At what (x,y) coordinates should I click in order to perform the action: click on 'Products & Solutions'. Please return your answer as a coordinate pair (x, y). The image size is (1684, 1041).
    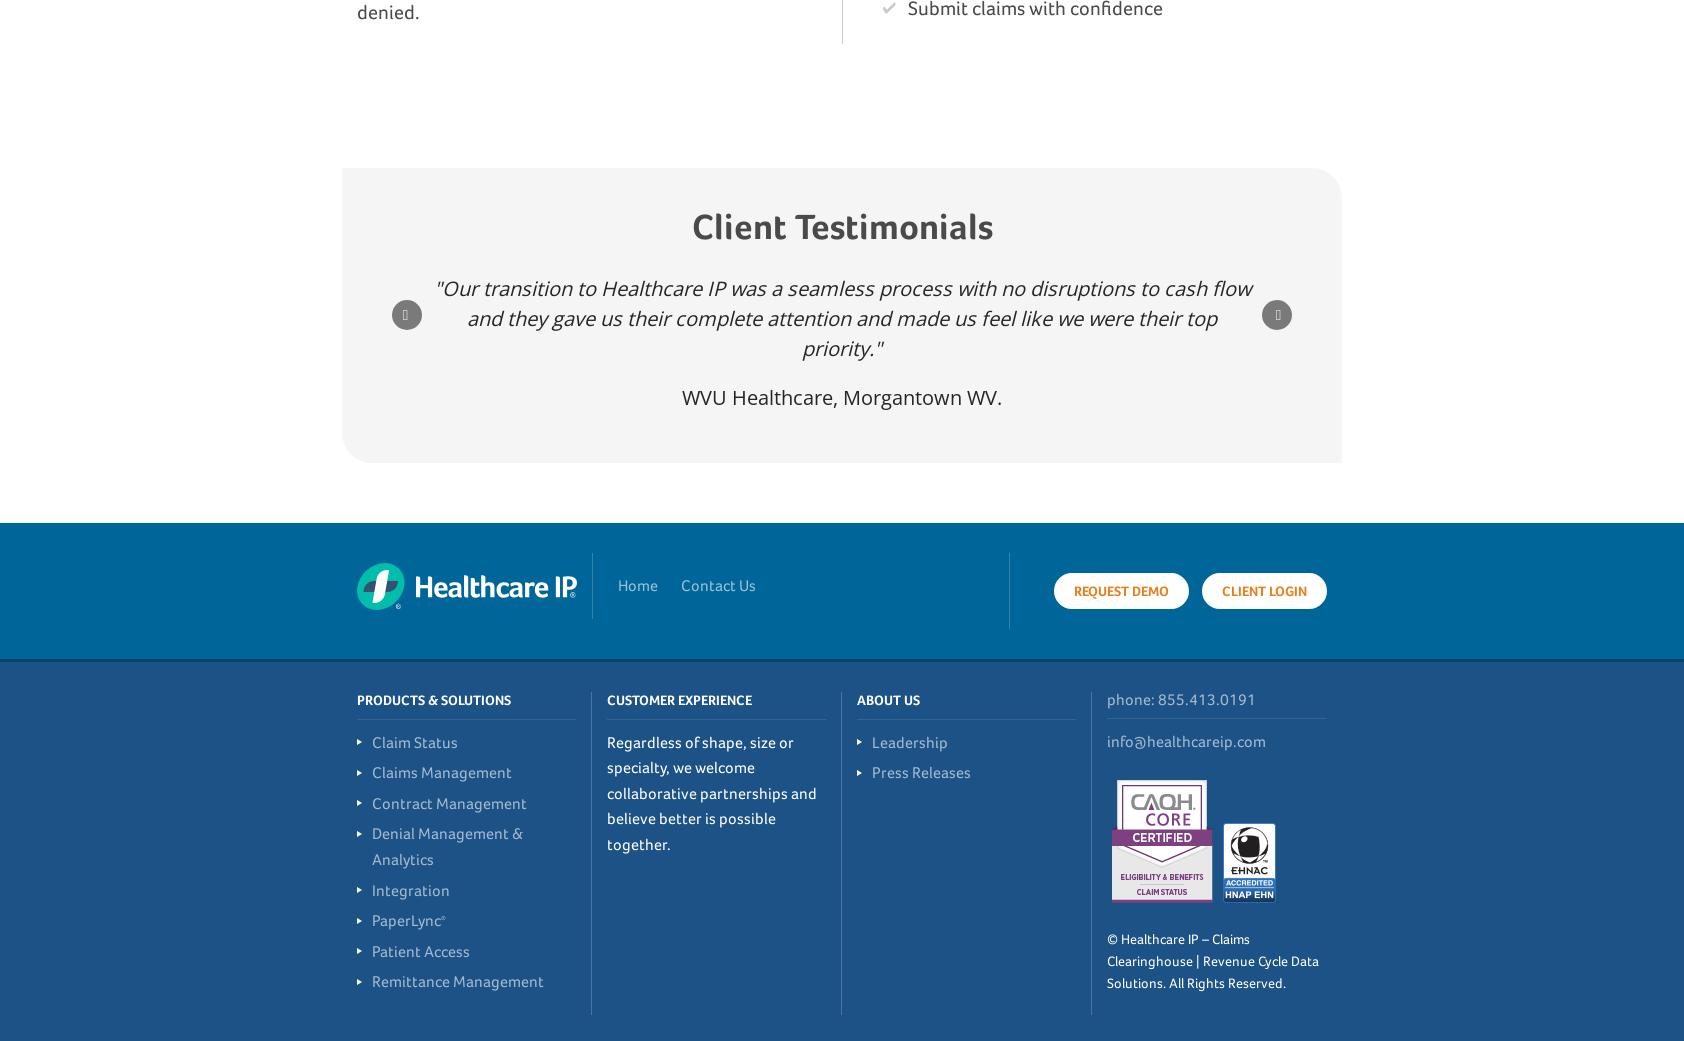
    Looking at the image, I should click on (357, 698).